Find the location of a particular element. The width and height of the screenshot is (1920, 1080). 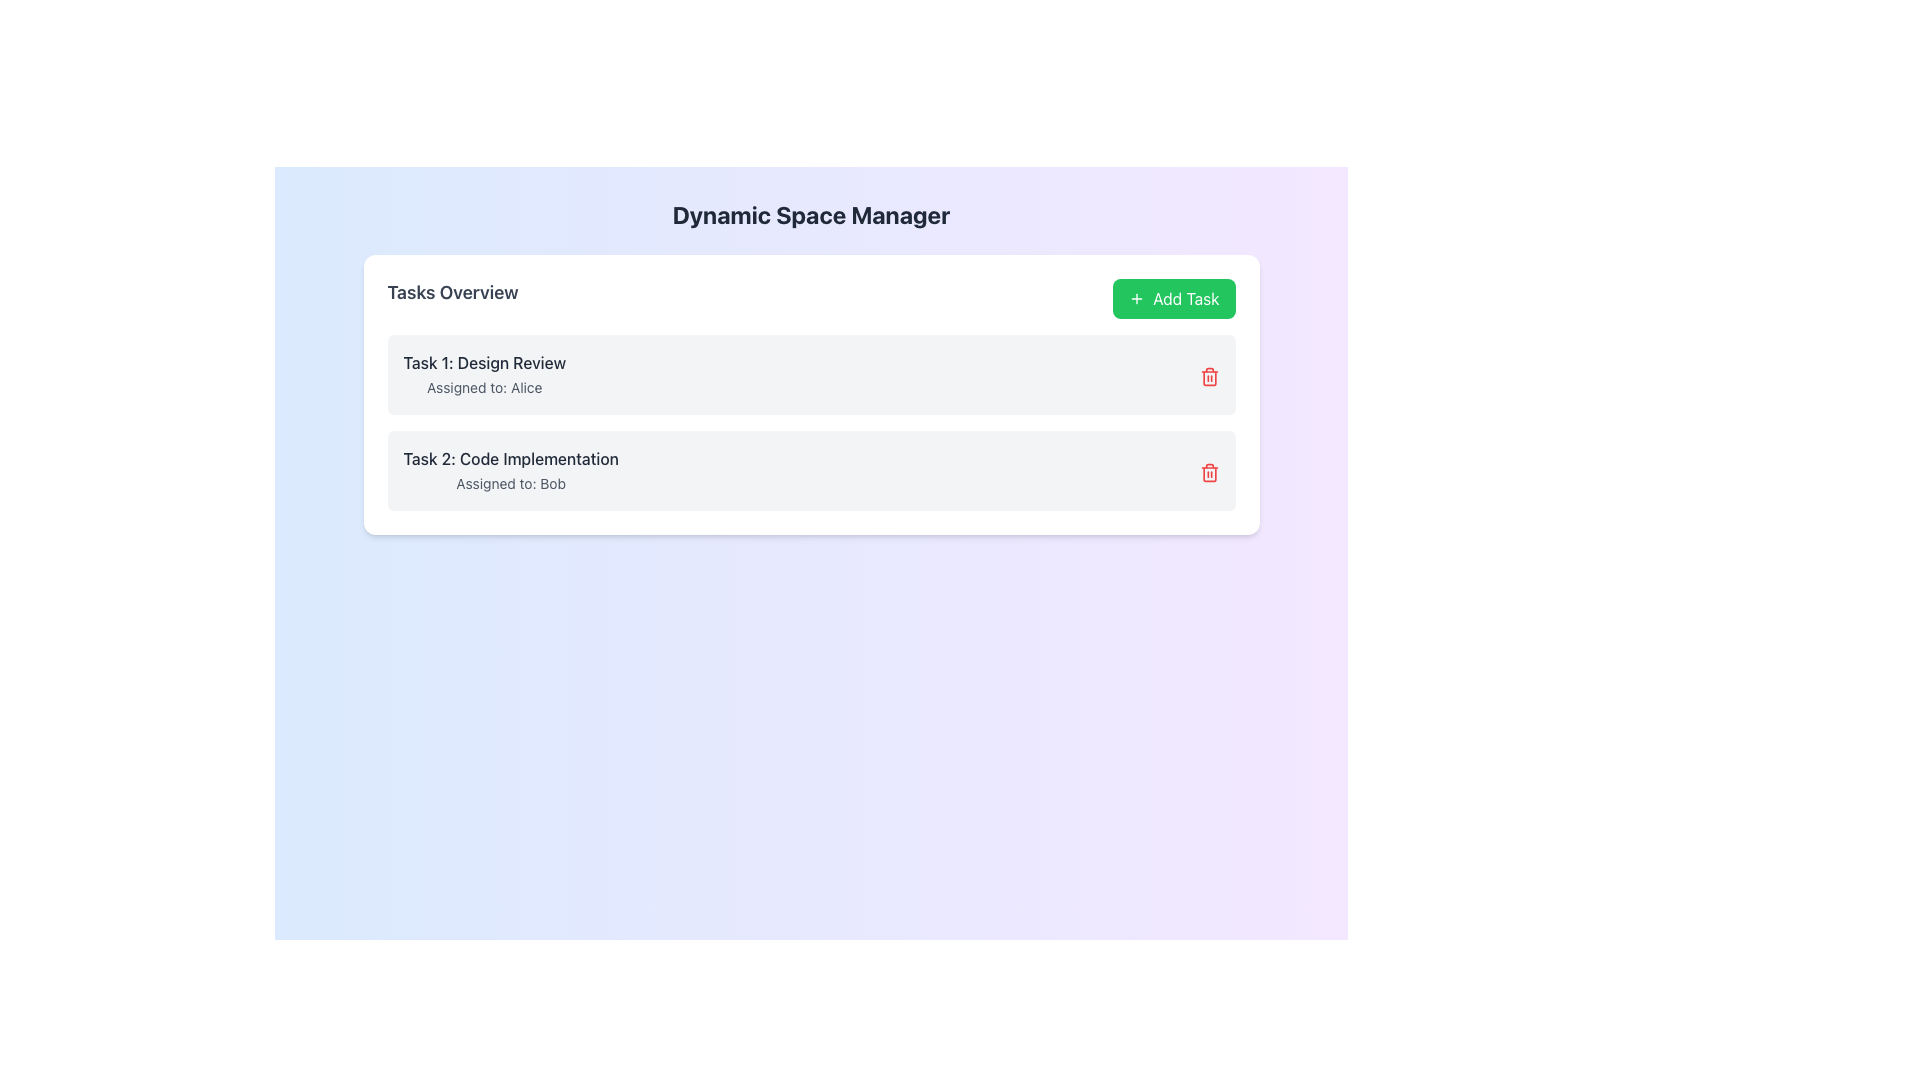

the delete icon button located at the lower-right side of the second task card ('Task 2: Code Implementation') is located at coordinates (1208, 472).